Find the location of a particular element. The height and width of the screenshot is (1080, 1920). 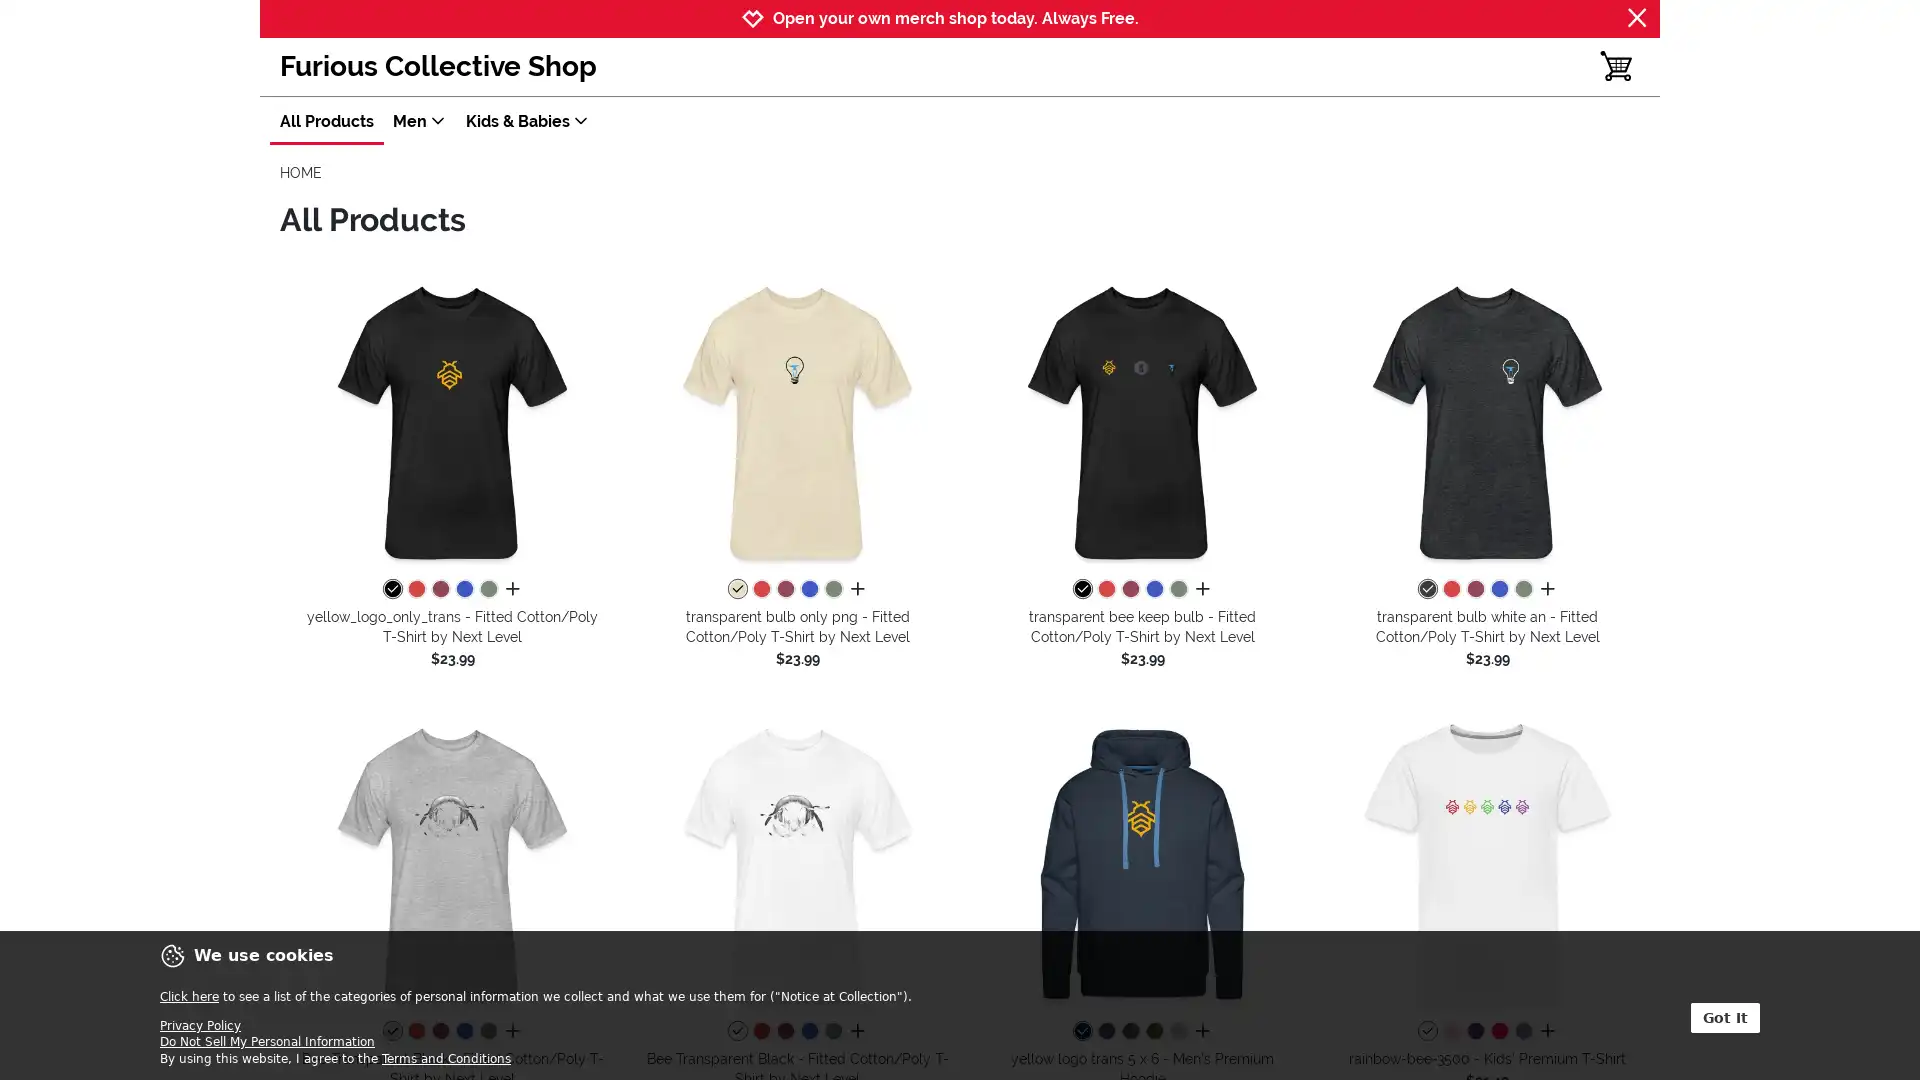

heather black is located at coordinates (1425, 589).